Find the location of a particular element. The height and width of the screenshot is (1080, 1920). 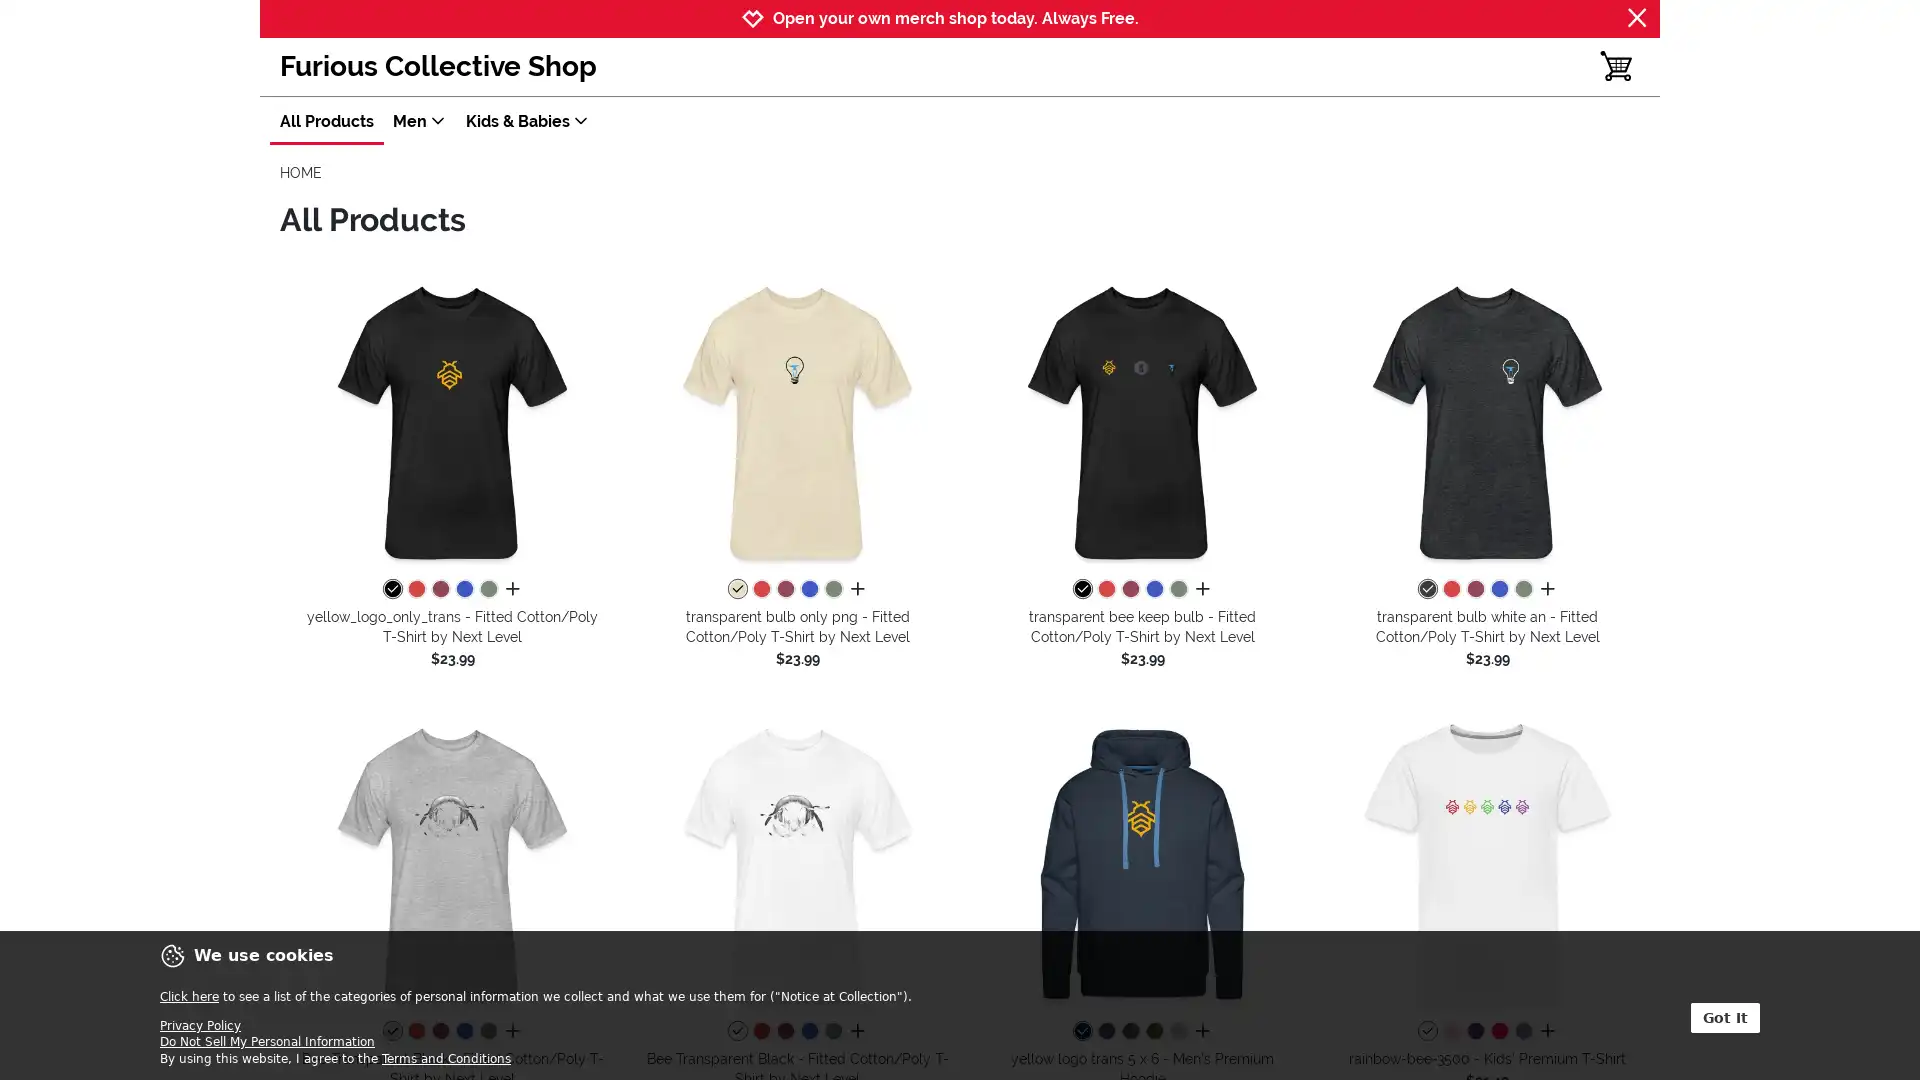

heather black is located at coordinates (1425, 589).